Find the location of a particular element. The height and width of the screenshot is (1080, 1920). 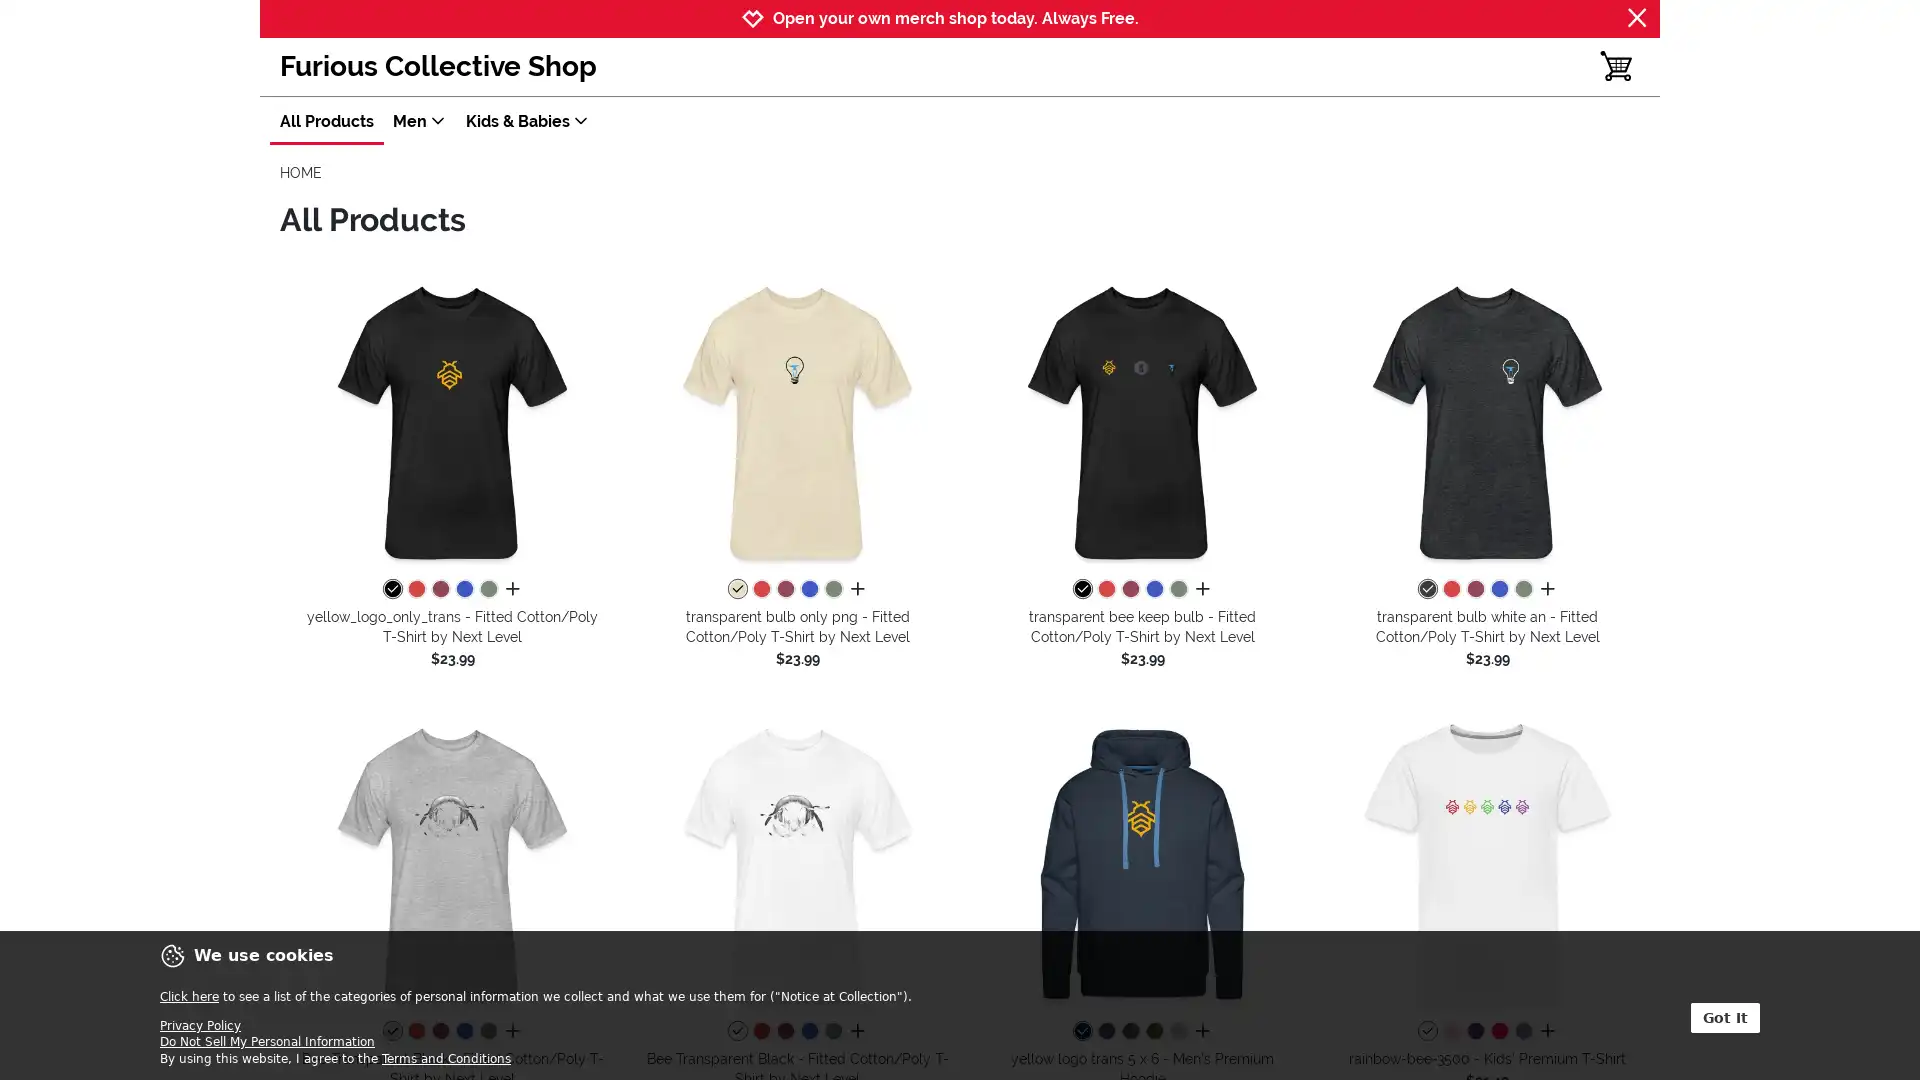

heather black is located at coordinates (1425, 589).